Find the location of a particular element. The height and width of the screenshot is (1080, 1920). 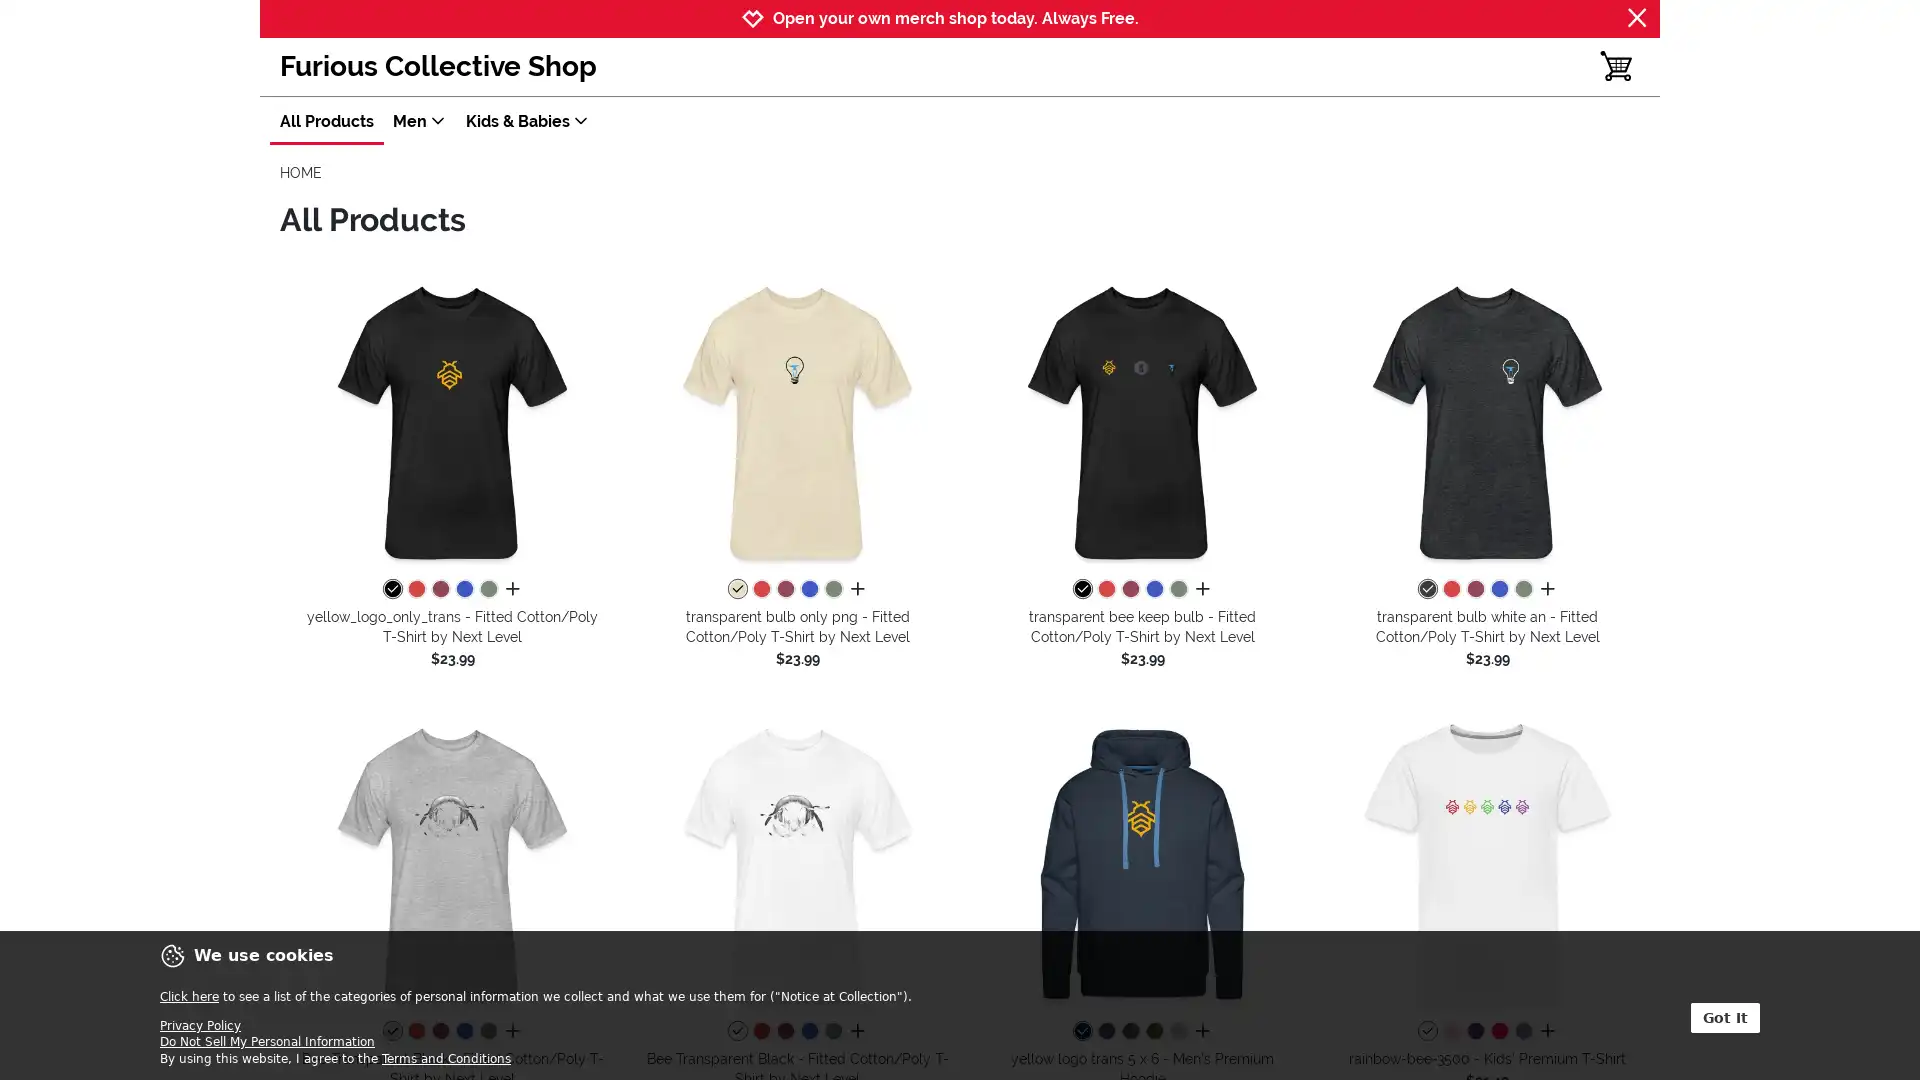

heather black is located at coordinates (1425, 589).